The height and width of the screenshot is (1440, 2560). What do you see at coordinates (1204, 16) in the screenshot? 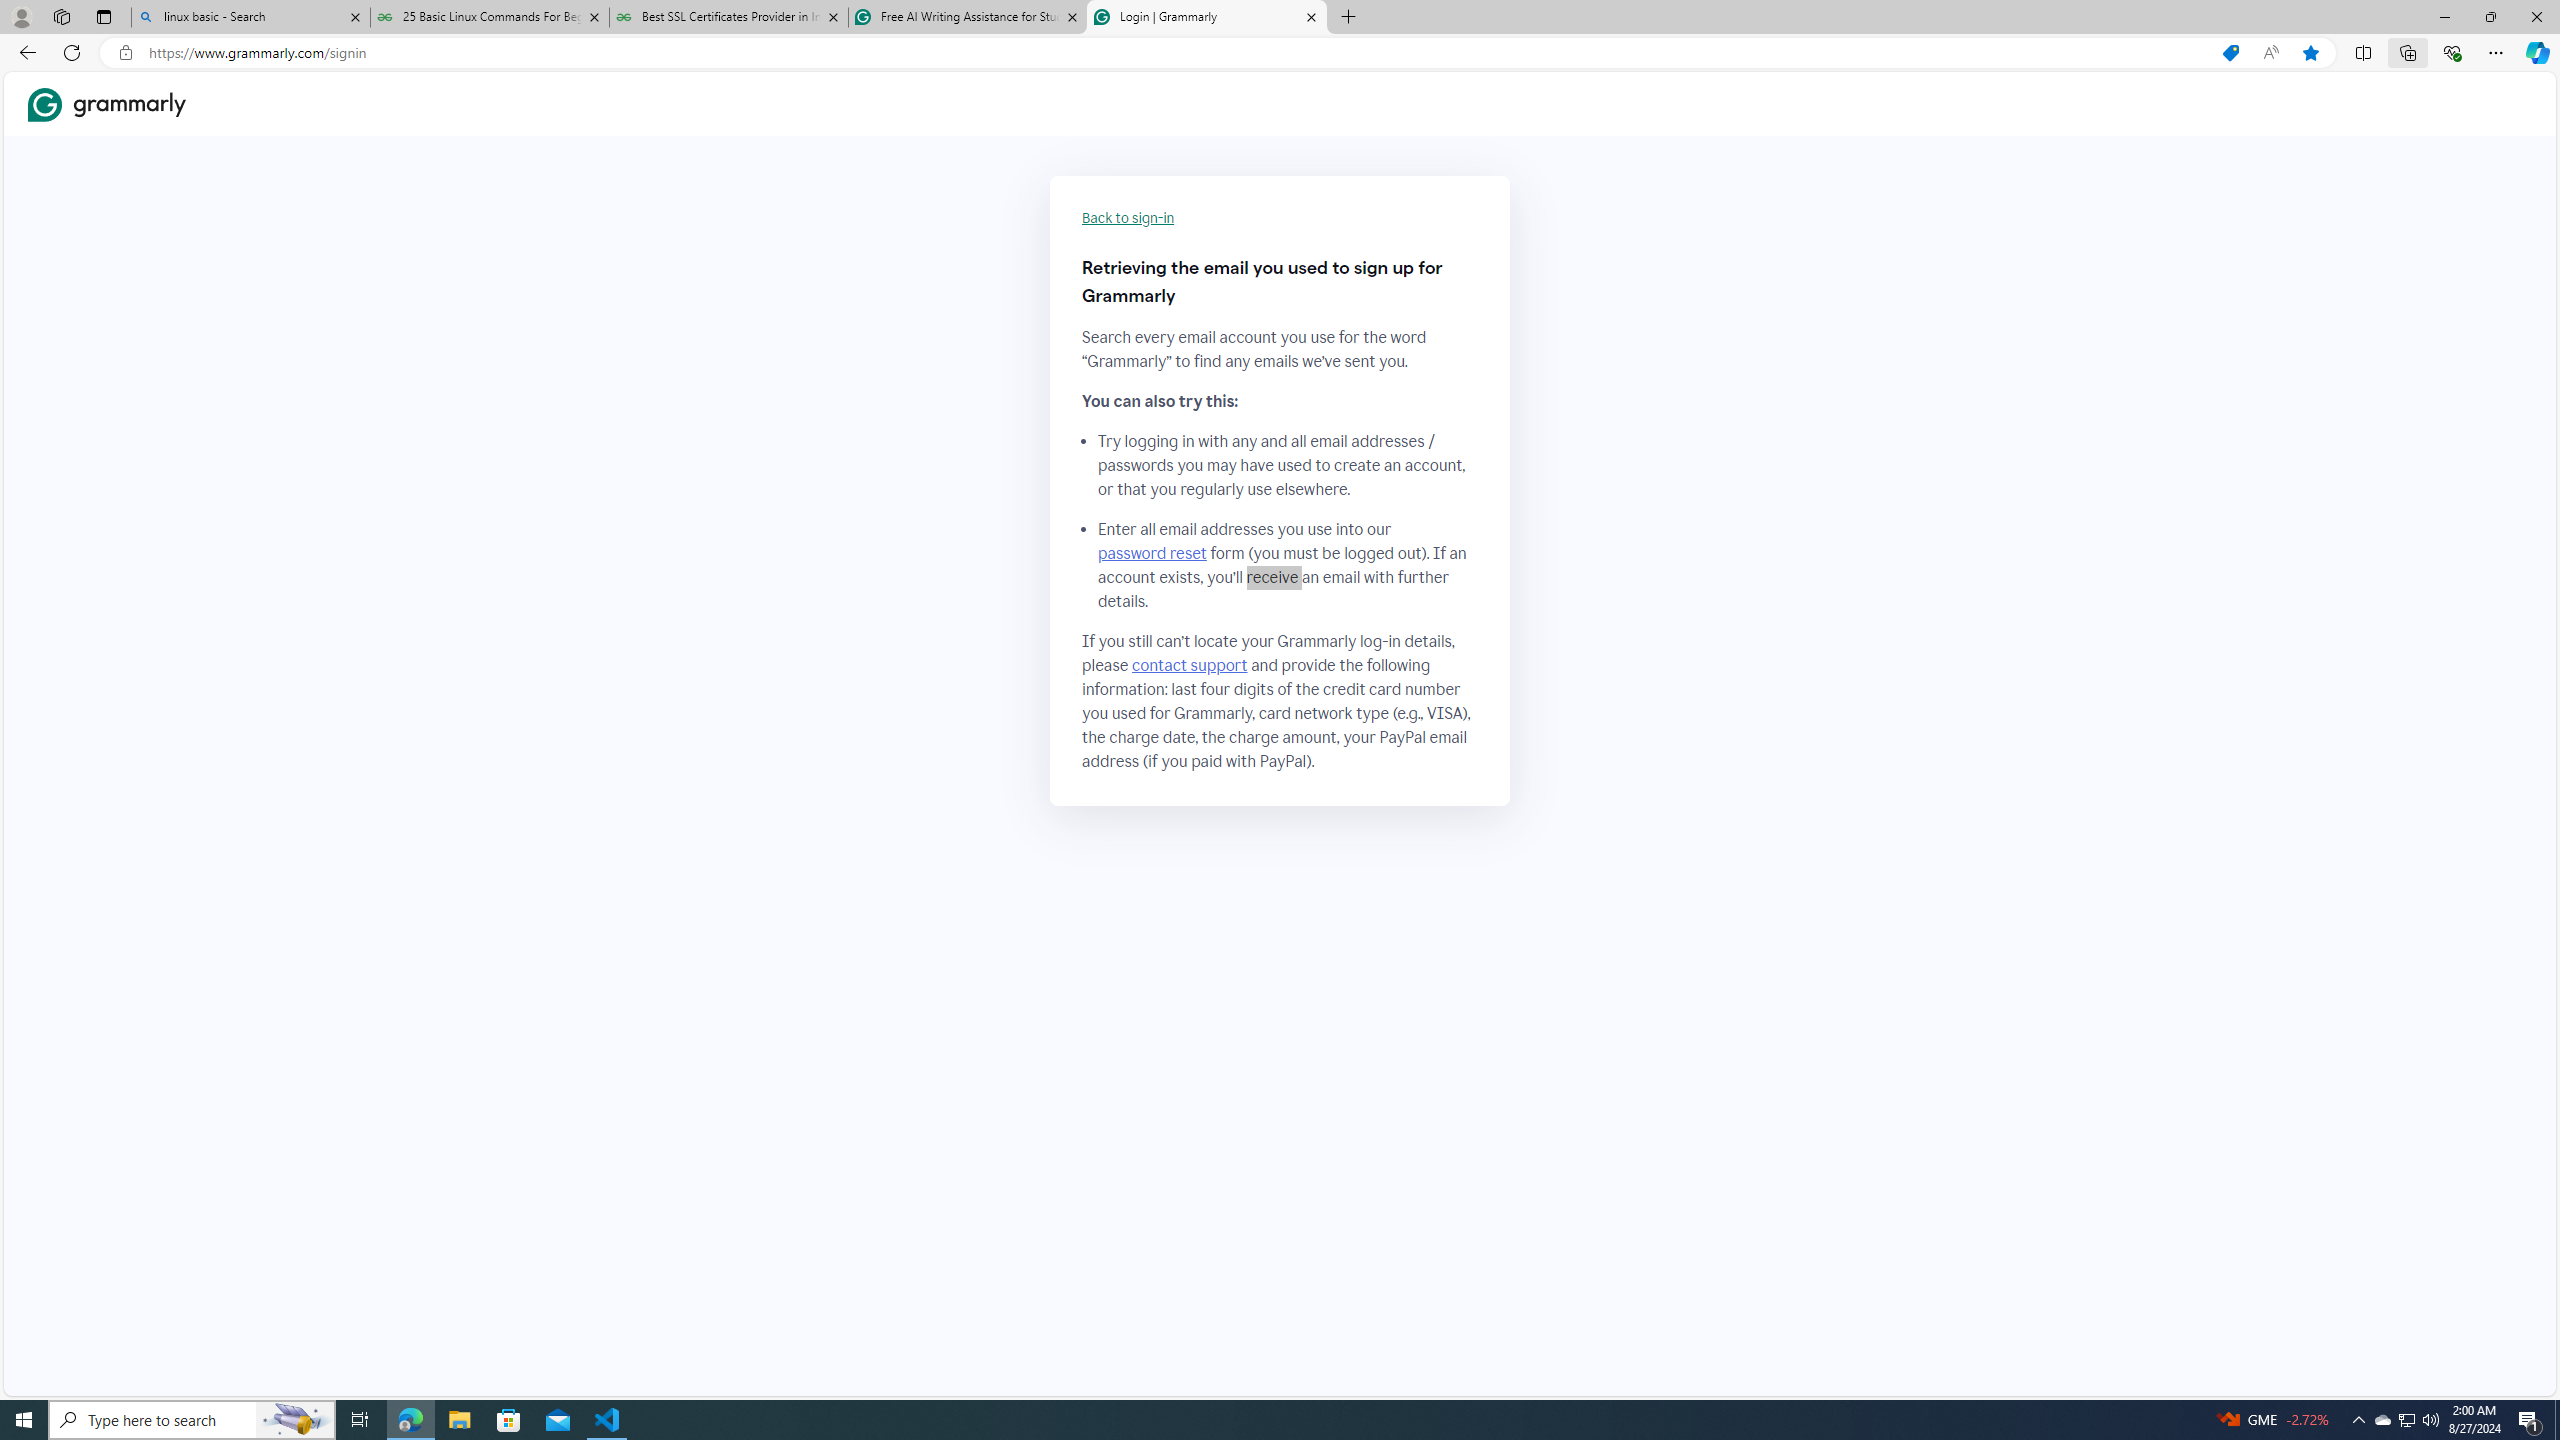
I see `'Login | Grammarly'` at bounding box center [1204, 16].